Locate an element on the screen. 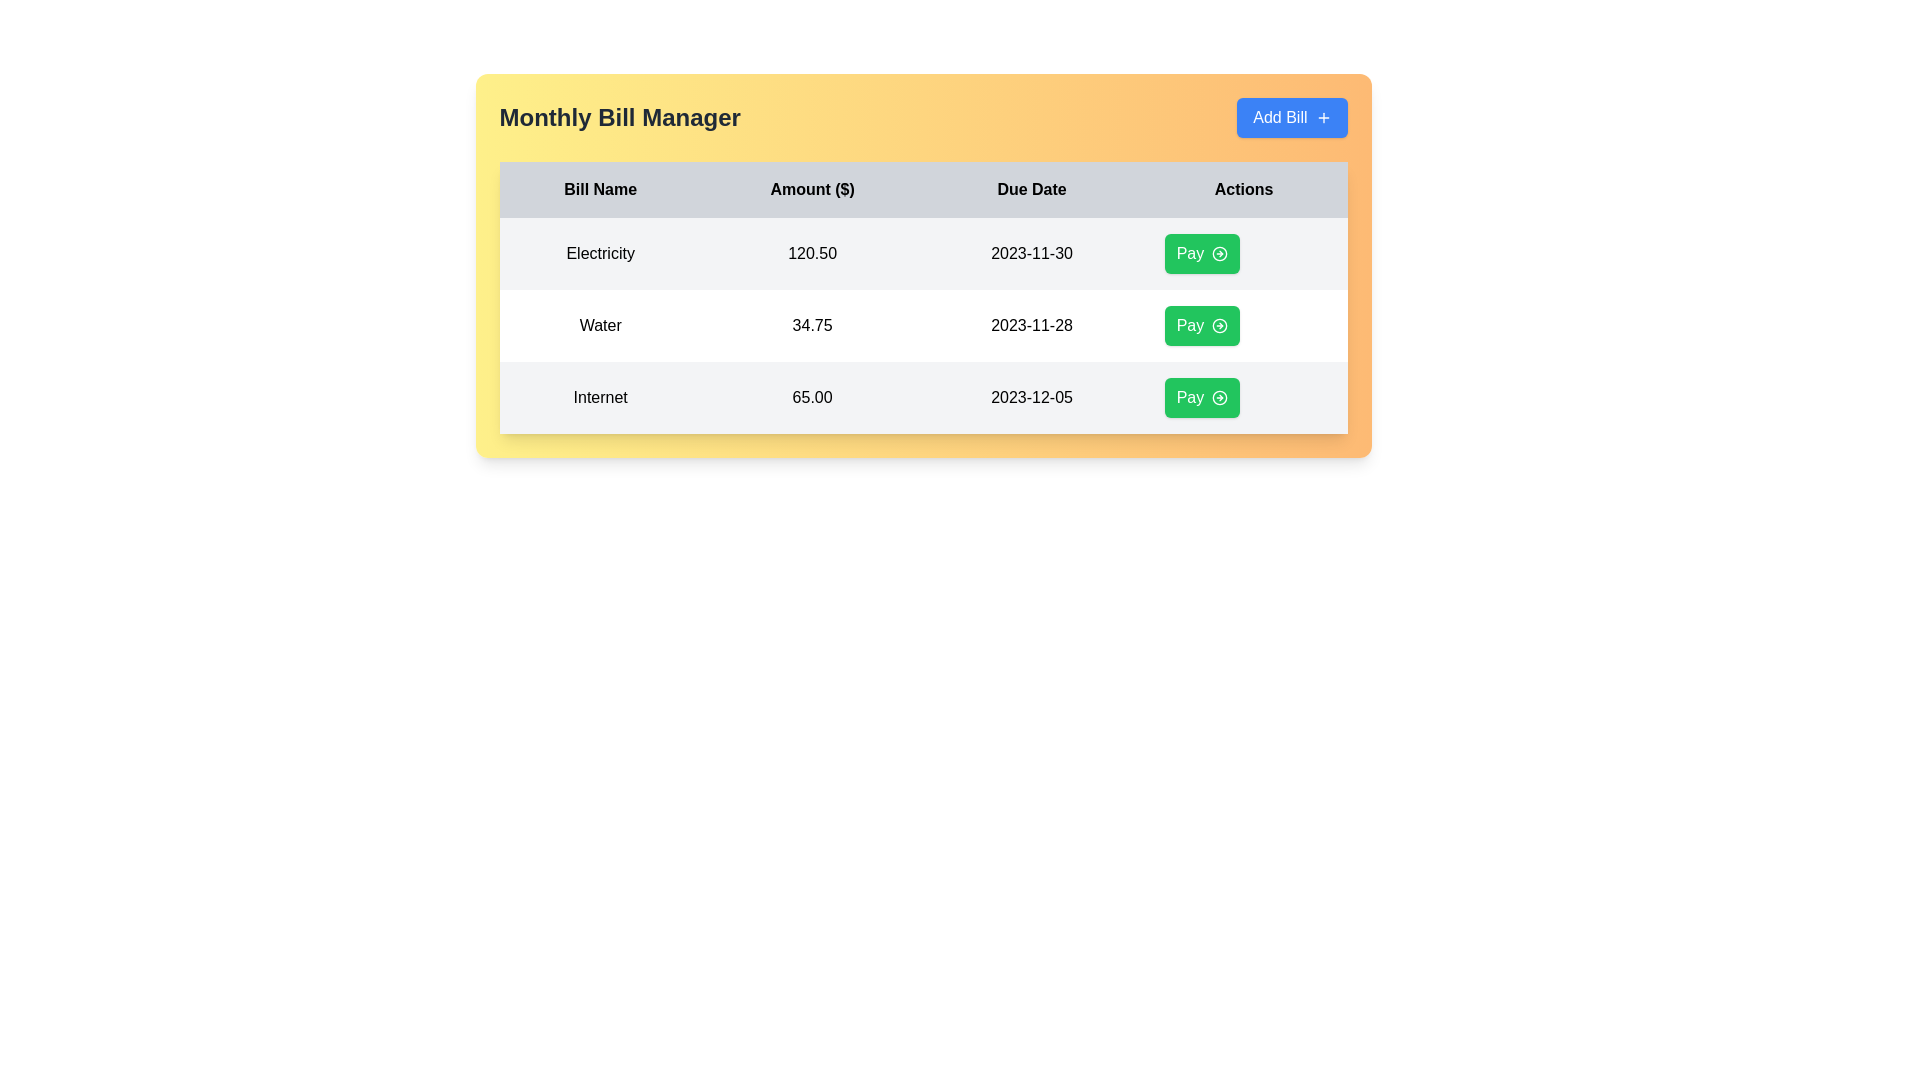  the Table Header Cell labeled 'Bill Name' with a light gray background and bold black text, which is located on the far-left side of the header row of the table is located at coordinates (599, 189).